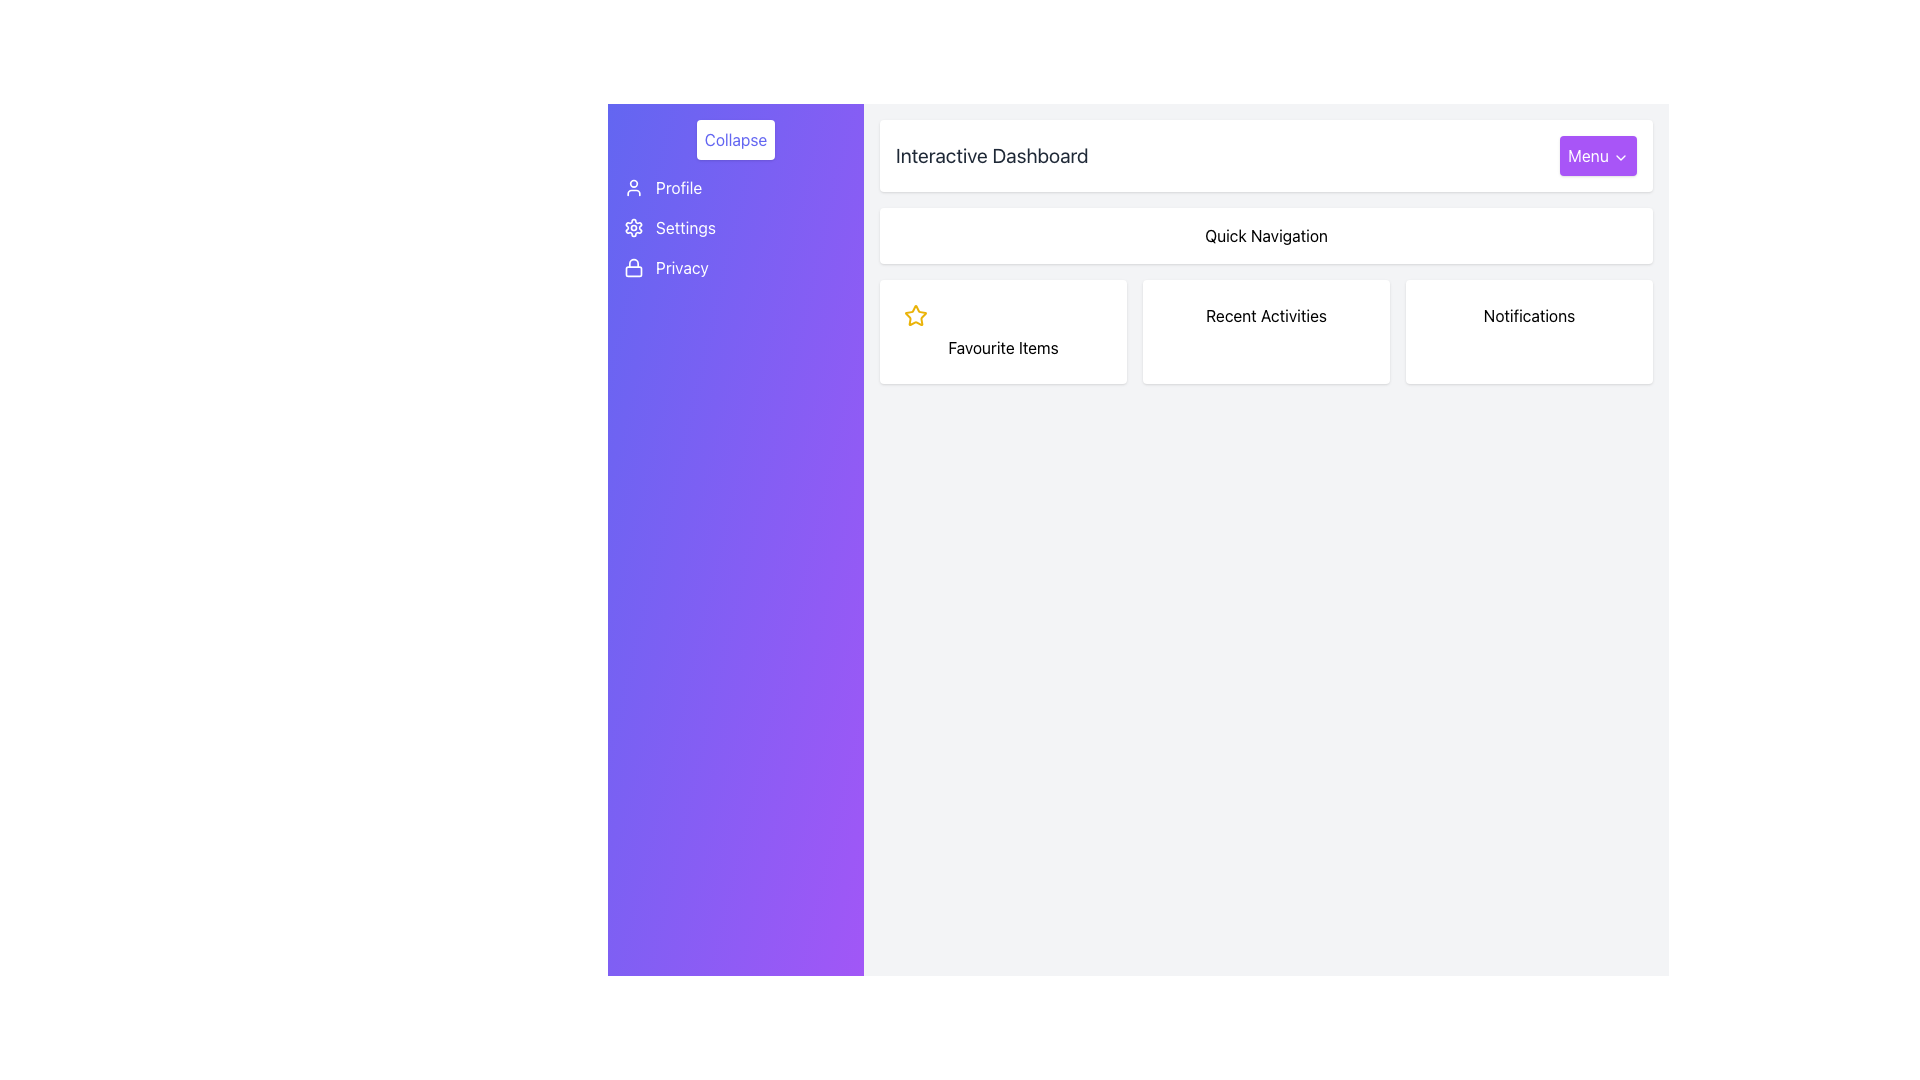 The image size is (1920, 1080). What do you see at coordinates (1528, 330) in the screenshot?
I see `the 'Notifications' button, which is a rectangular button with a white background and rounded corners, located under the 'Quick Navigation' section, to the right of the 'Recent Activities' button` at bounding box center [1528, 330].